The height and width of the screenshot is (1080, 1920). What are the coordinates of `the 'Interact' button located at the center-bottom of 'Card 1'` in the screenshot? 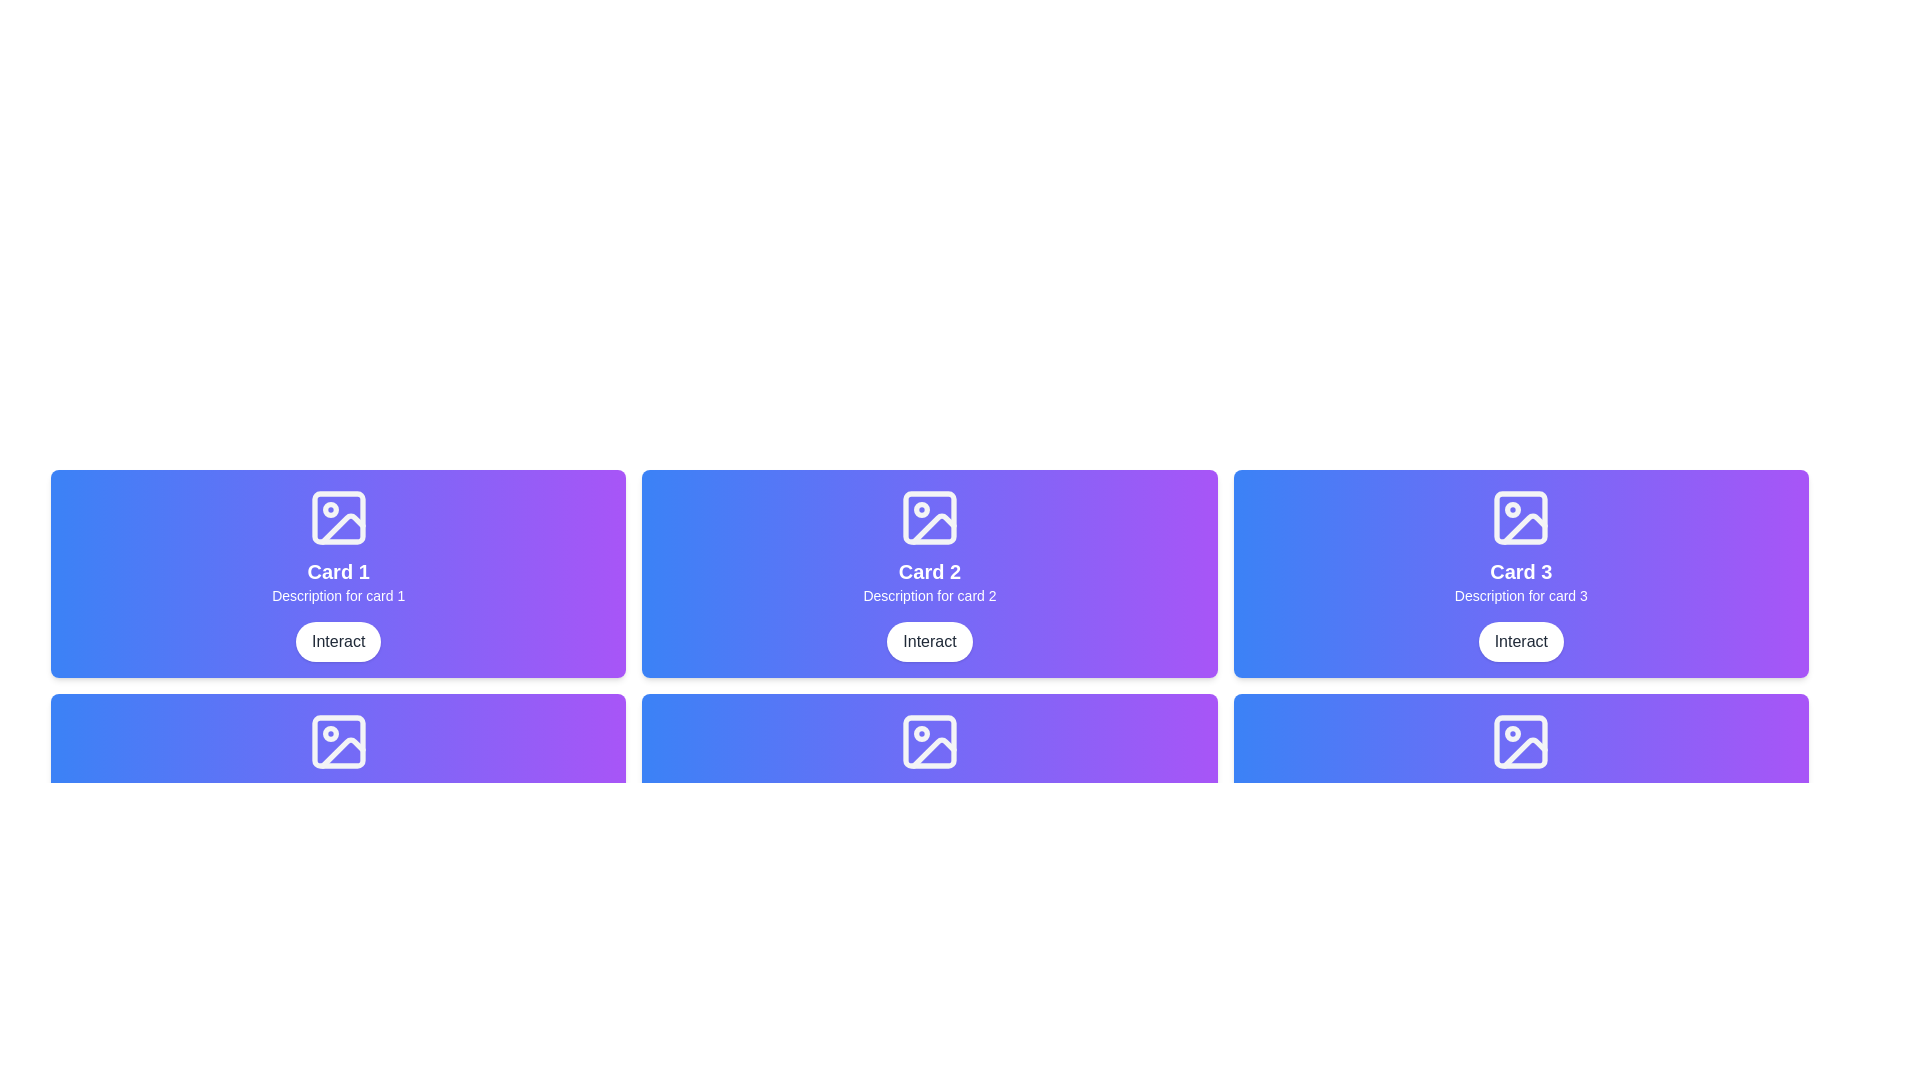 It's located at (338, 641).